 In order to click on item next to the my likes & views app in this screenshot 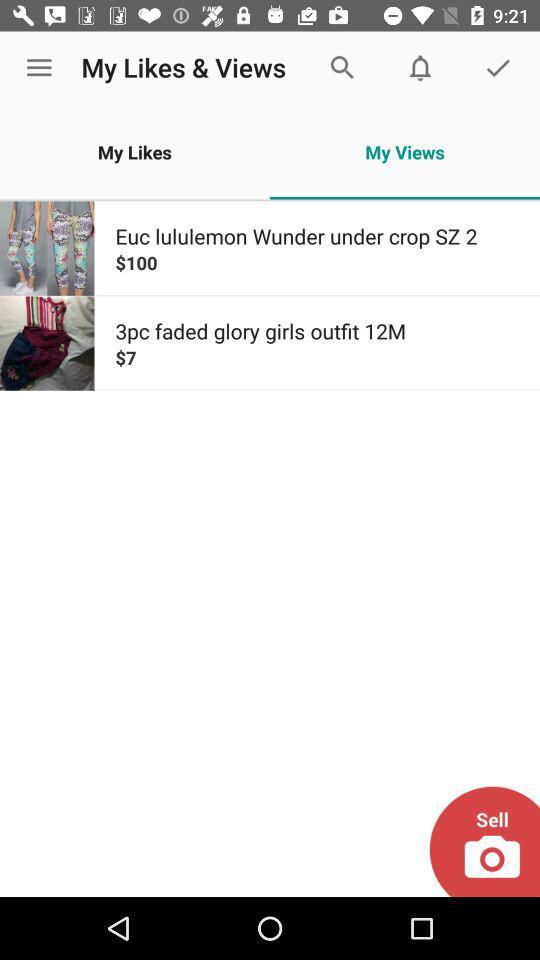, I will do `click(39, 68)`.